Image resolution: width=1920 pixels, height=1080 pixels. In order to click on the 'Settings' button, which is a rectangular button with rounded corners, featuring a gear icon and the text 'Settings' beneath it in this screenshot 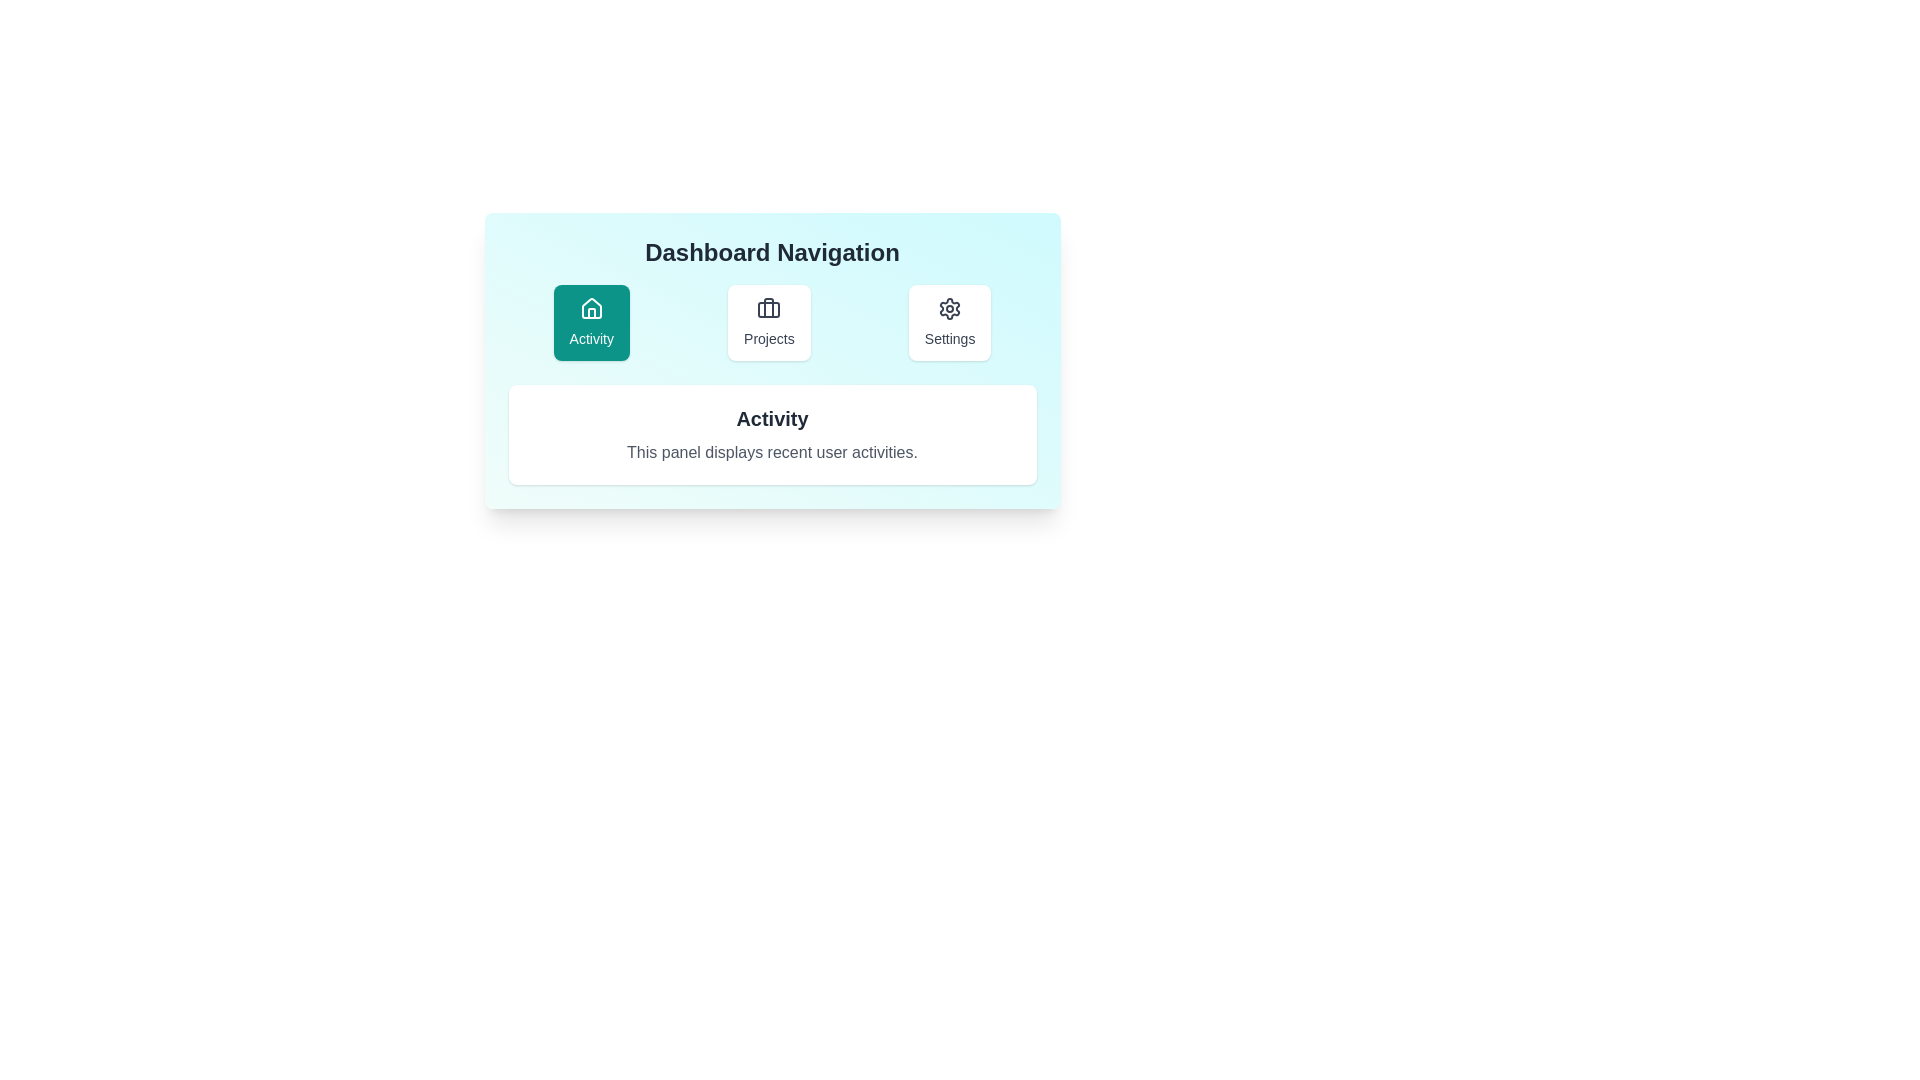, I will do `click(949, 322)`.